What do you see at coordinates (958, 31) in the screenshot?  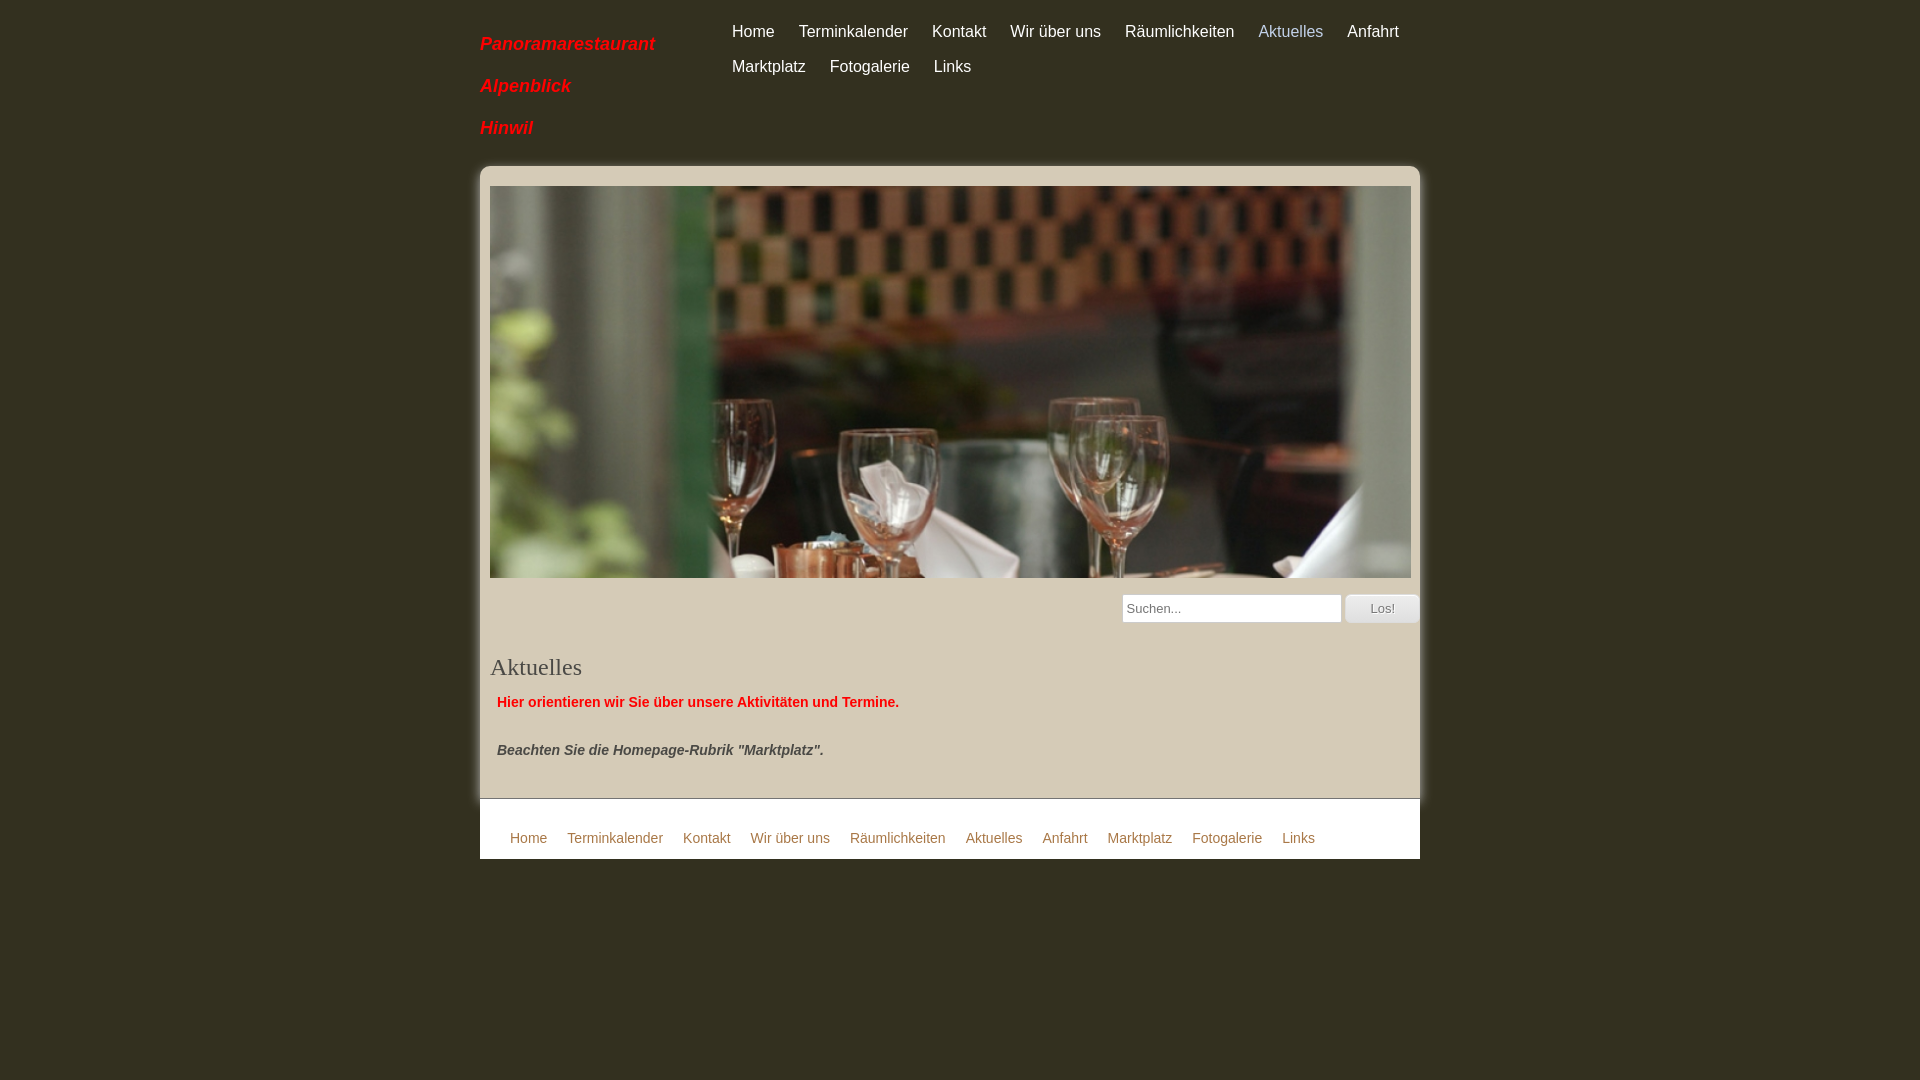 I see `'Kontakt'` at bounding box center [958, 31].